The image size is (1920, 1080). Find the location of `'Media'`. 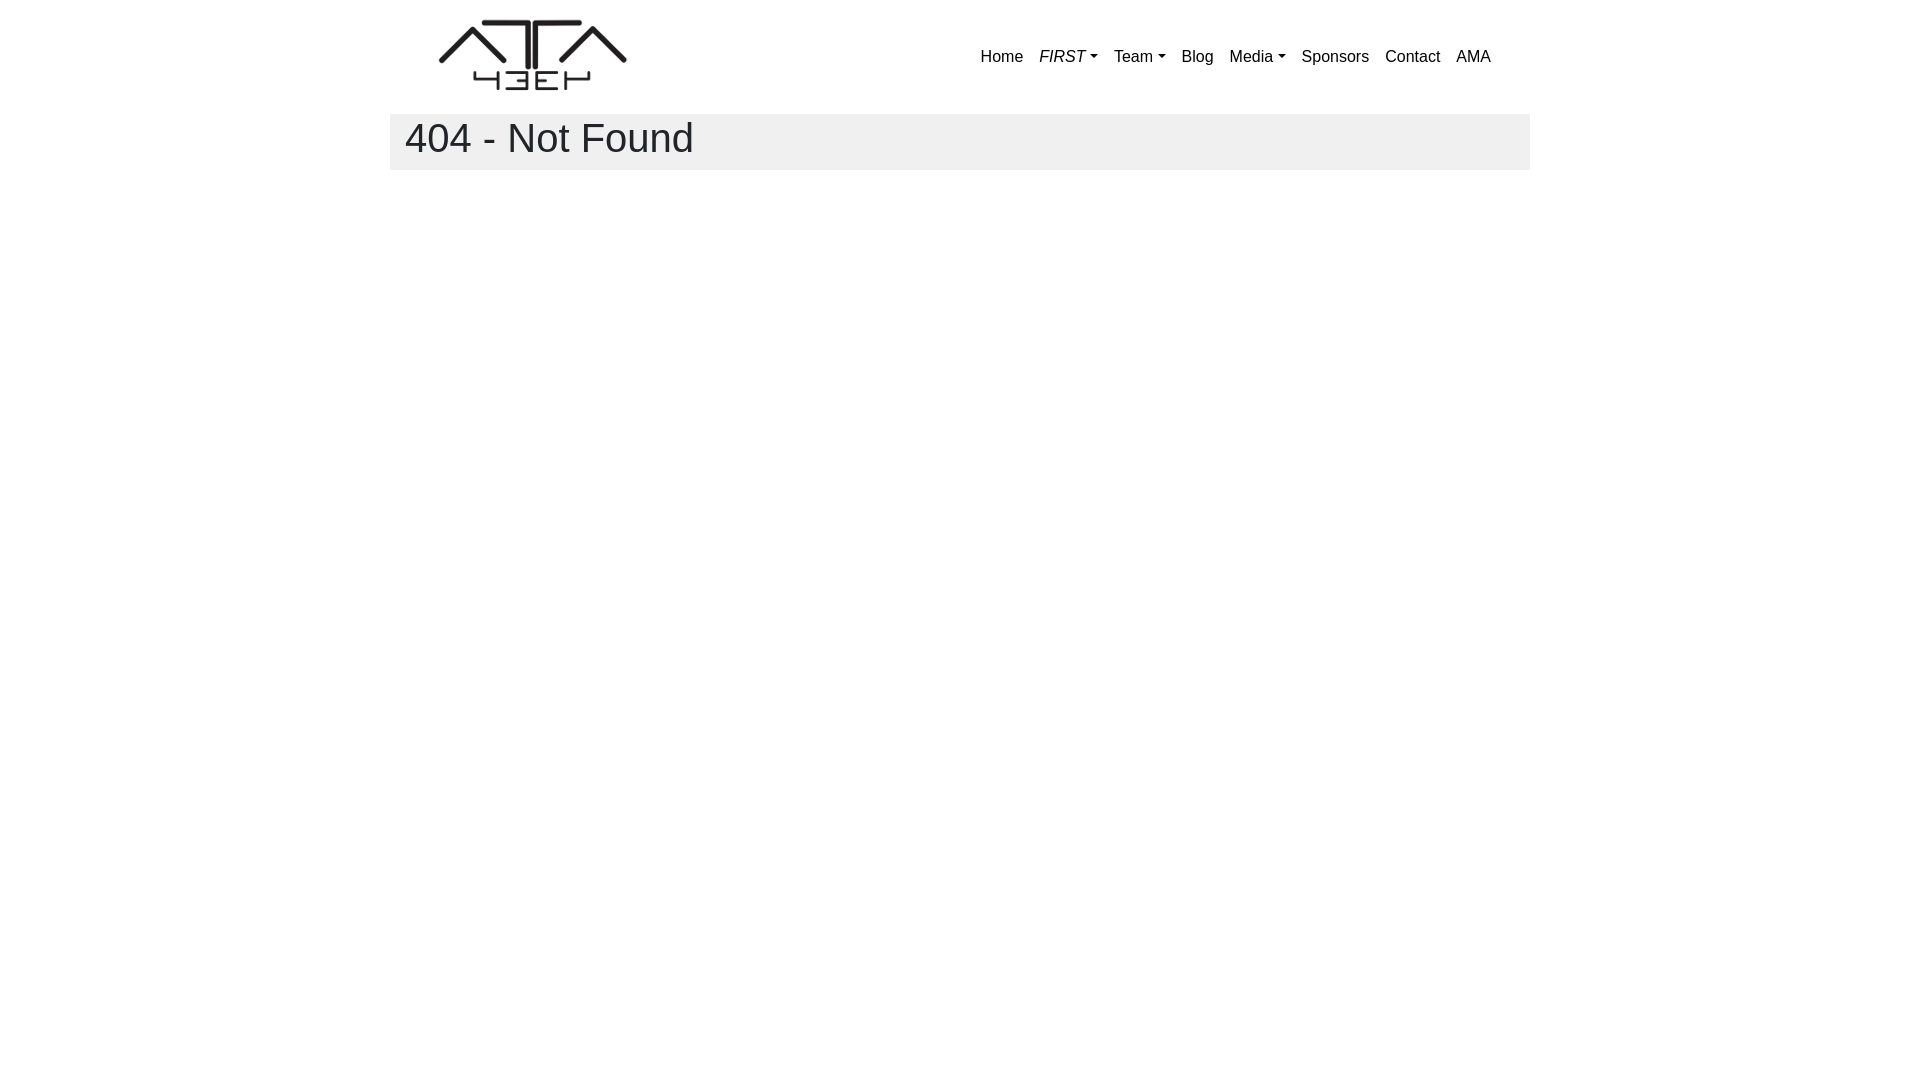

'Media' is located at coordinates (1221, 56).